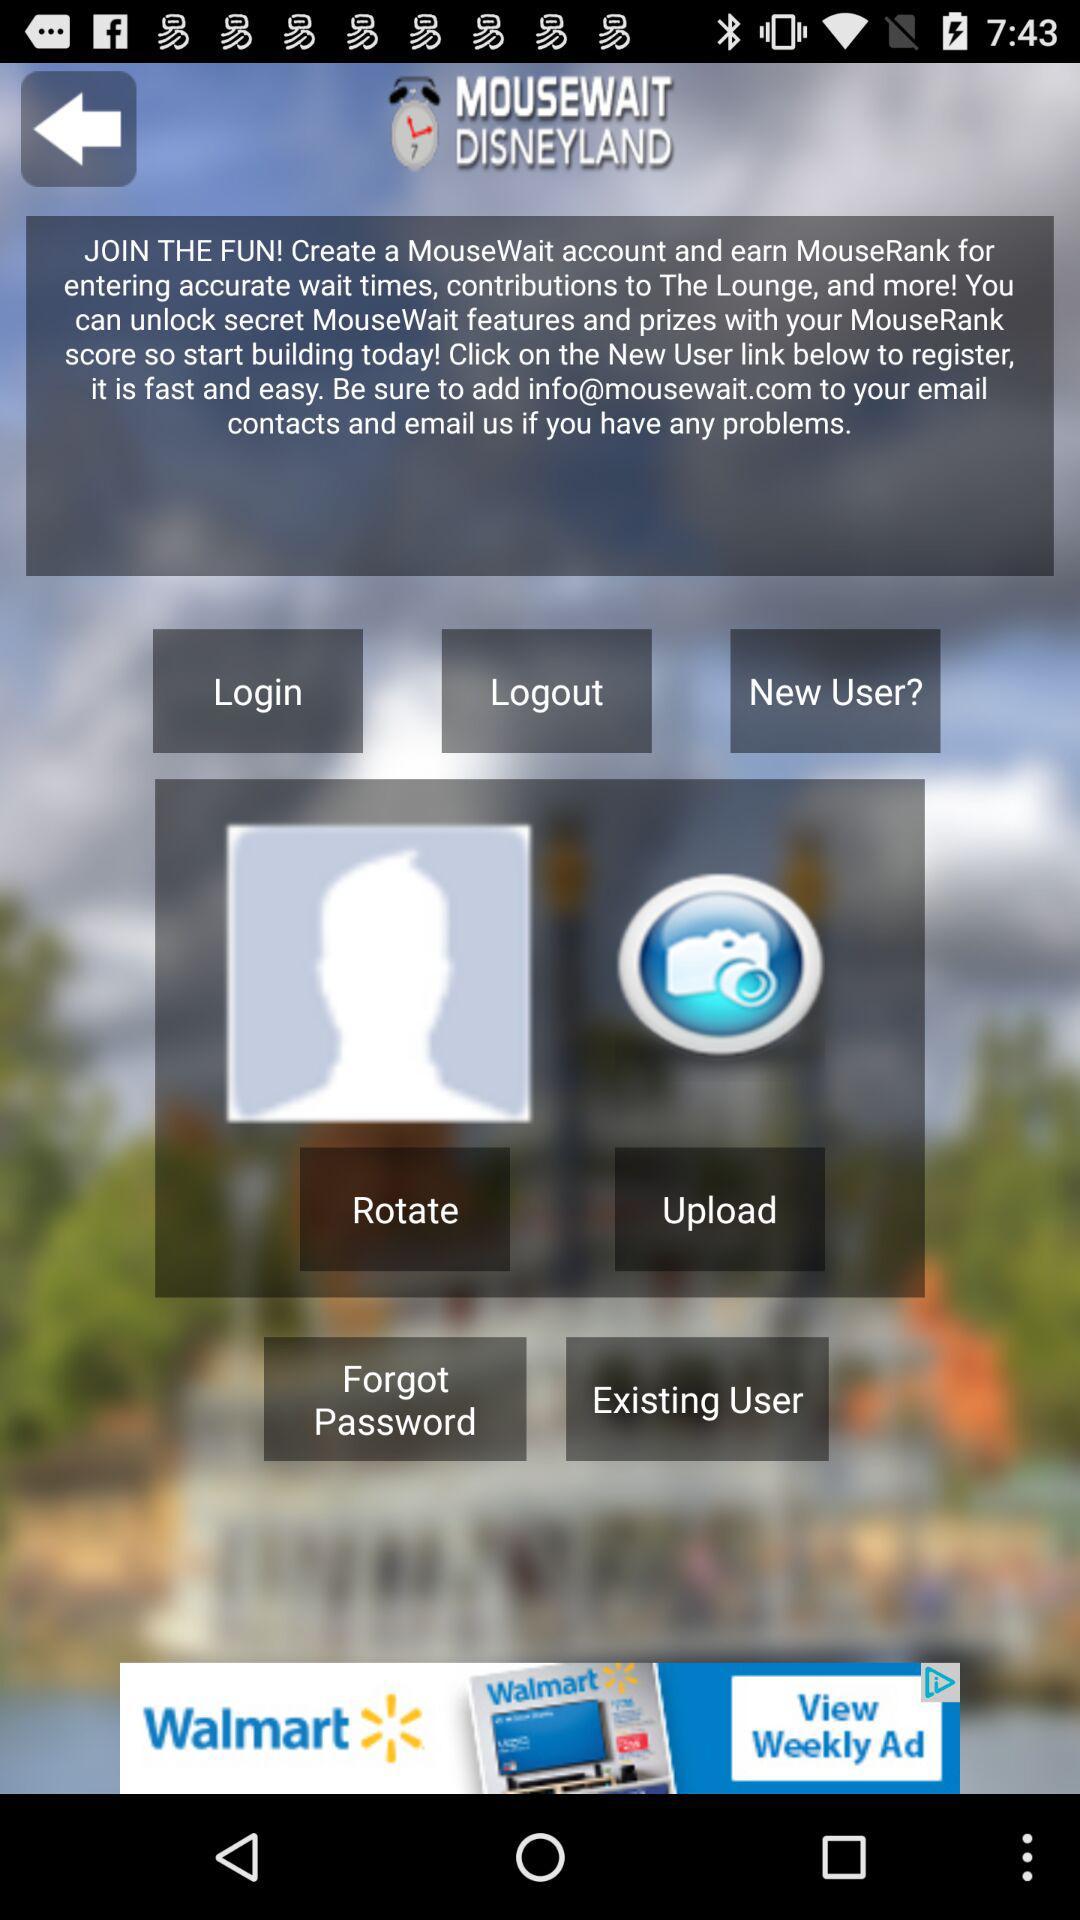 Image resolution: width=1080 pixels, height=1920 pixels. What do you see at coordinates (720, 976) in the screenshot?
I see `take a picture` at bounding box center [720, 976].